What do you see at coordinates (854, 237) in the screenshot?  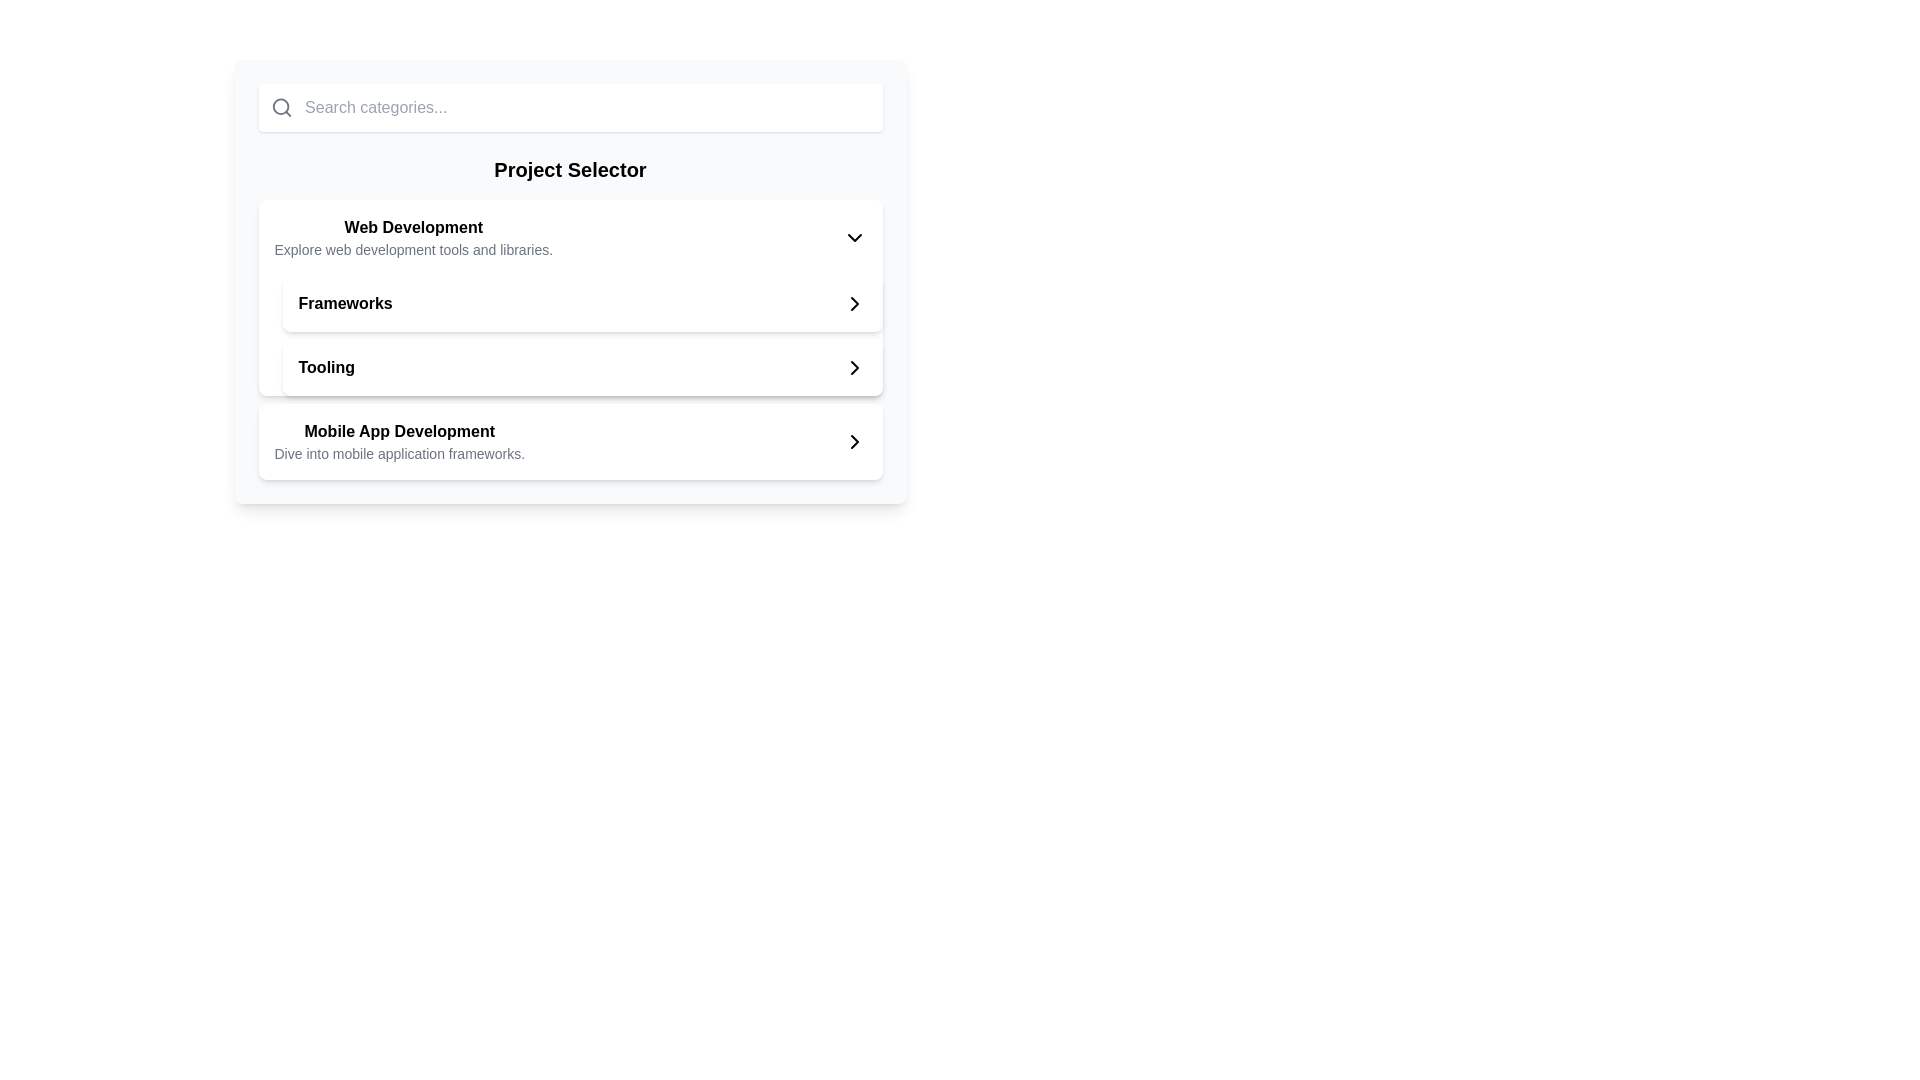 I see `the Chevron Down icon` at bounding box center [854, 237].